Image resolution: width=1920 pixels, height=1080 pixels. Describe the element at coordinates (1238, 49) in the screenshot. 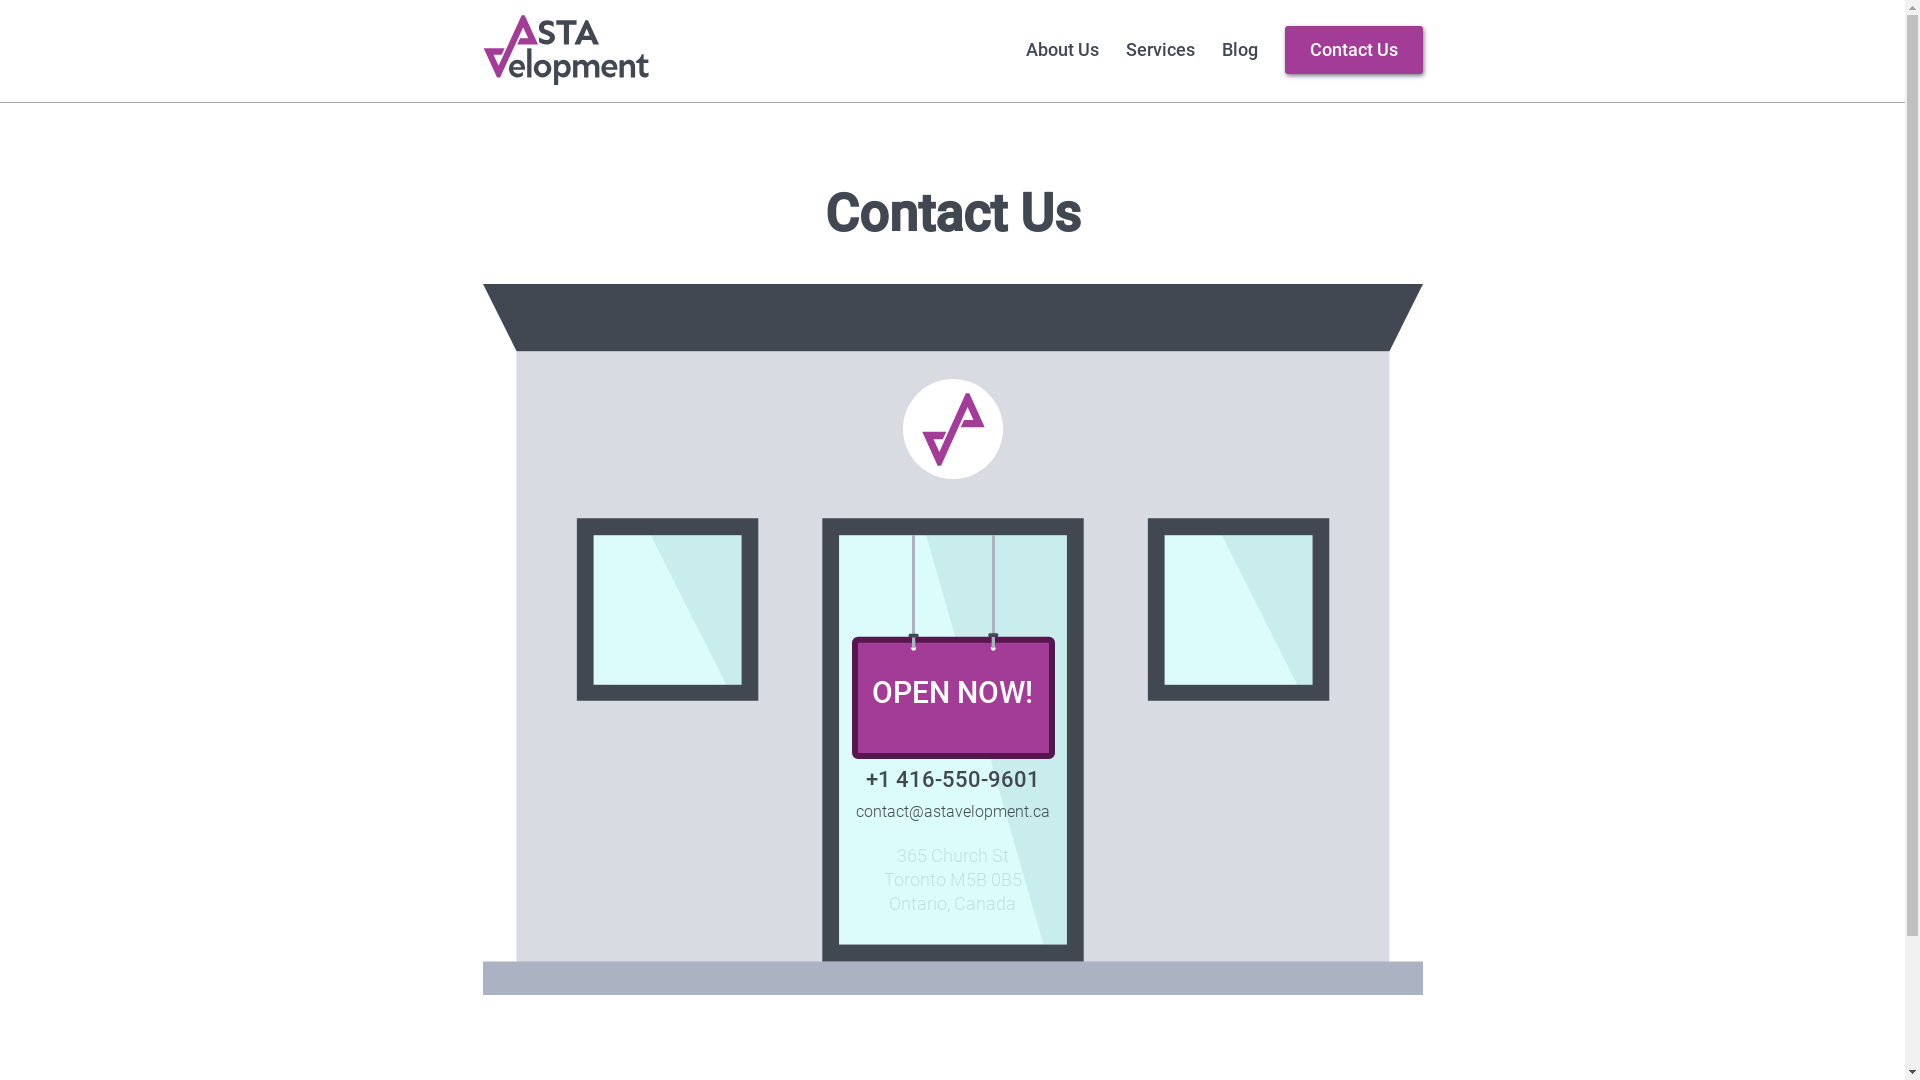

I see `'Blog'` at that location.